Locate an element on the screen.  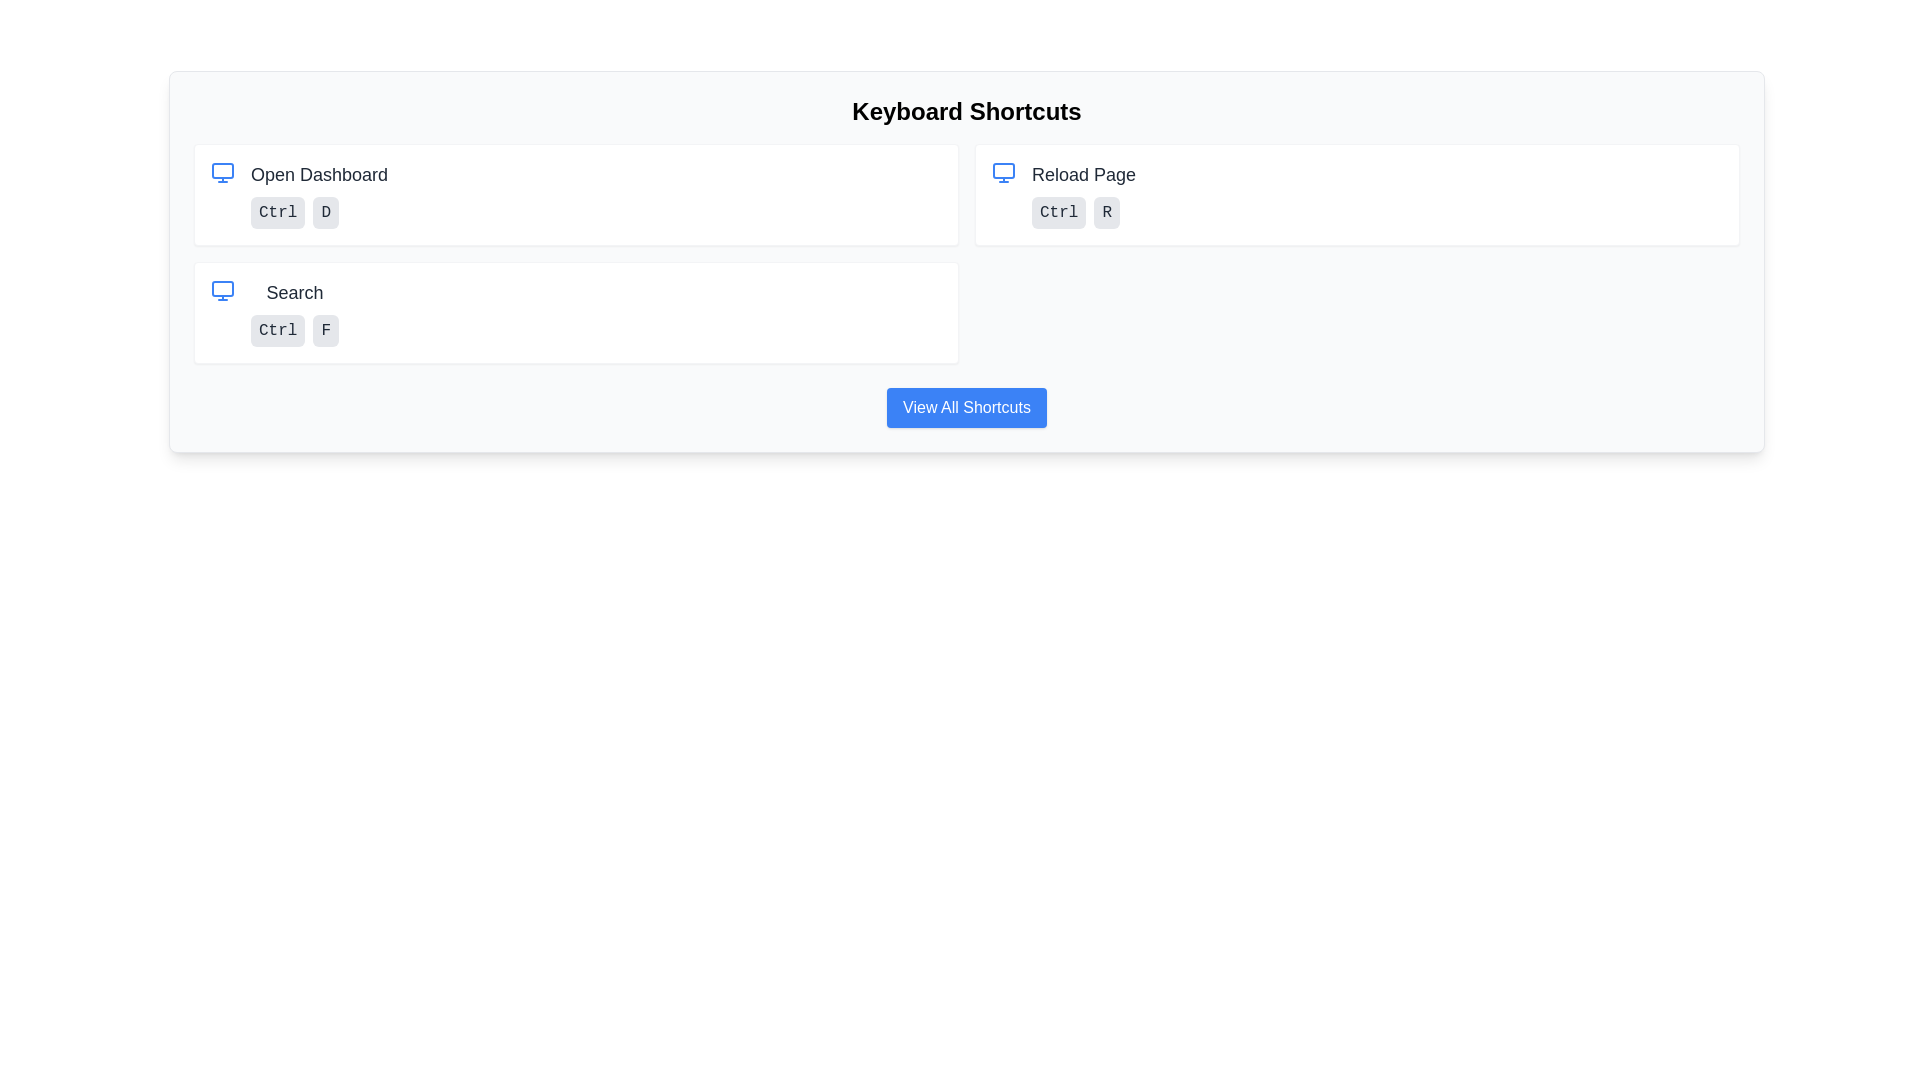
the keyboard shortcut label for 'Ctrl + D' located below the heading 'Open Dashboard' in the left-aligned panel is located at coordinates (318, 212).